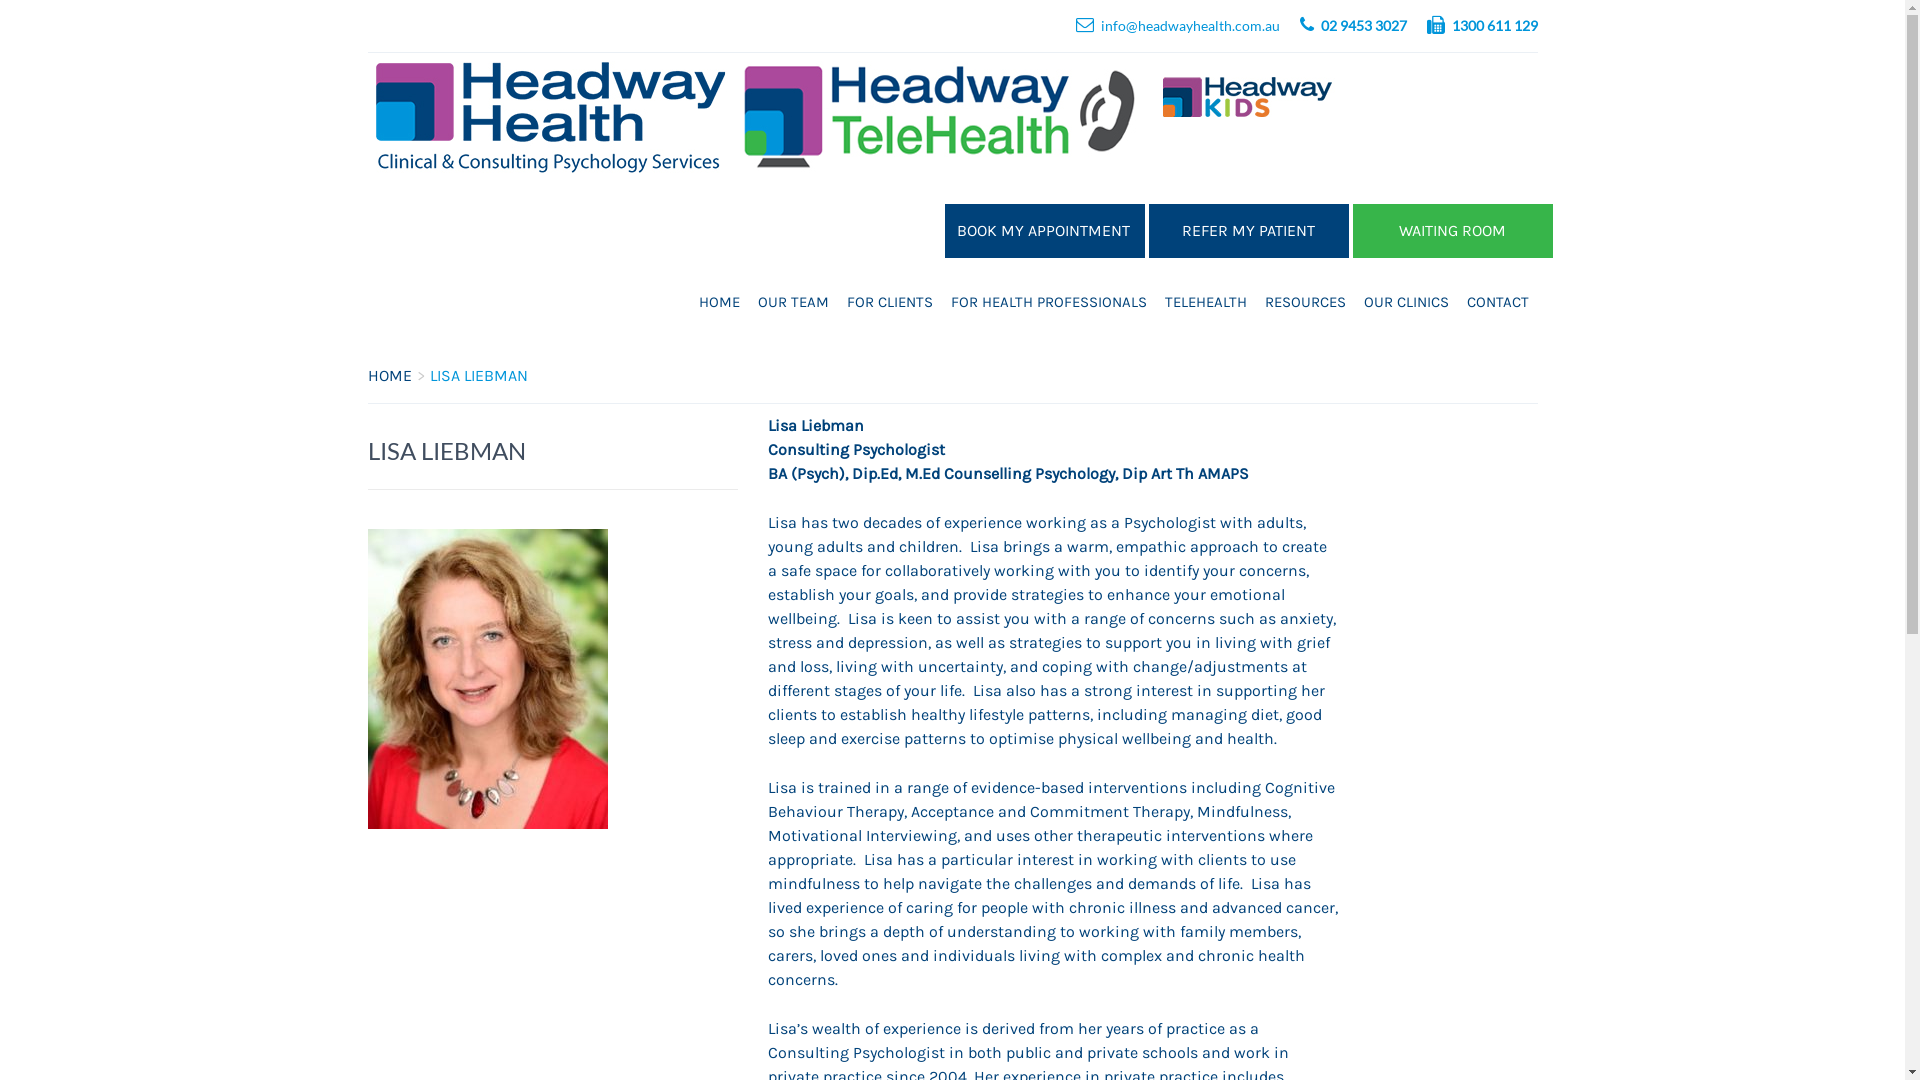 Image resolution: width=1920 pixels, height=1080 pixels. What do you see at coordinates (1305, 301) in the screenshot?
I see `'RESOURCES'` at bounding box center [1305, 301].